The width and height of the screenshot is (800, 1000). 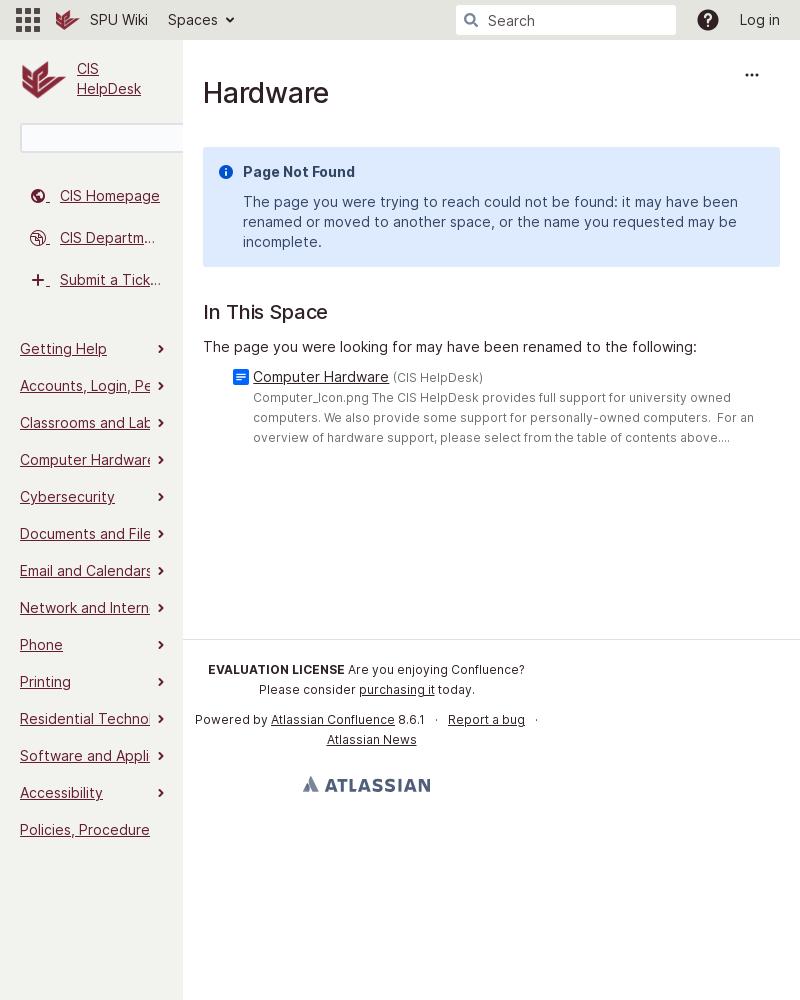 What do you see at coordinates (437, 377) in the screenshot?
I see `'(CIS HelpDesk)'` at bounding box center [437, 377].